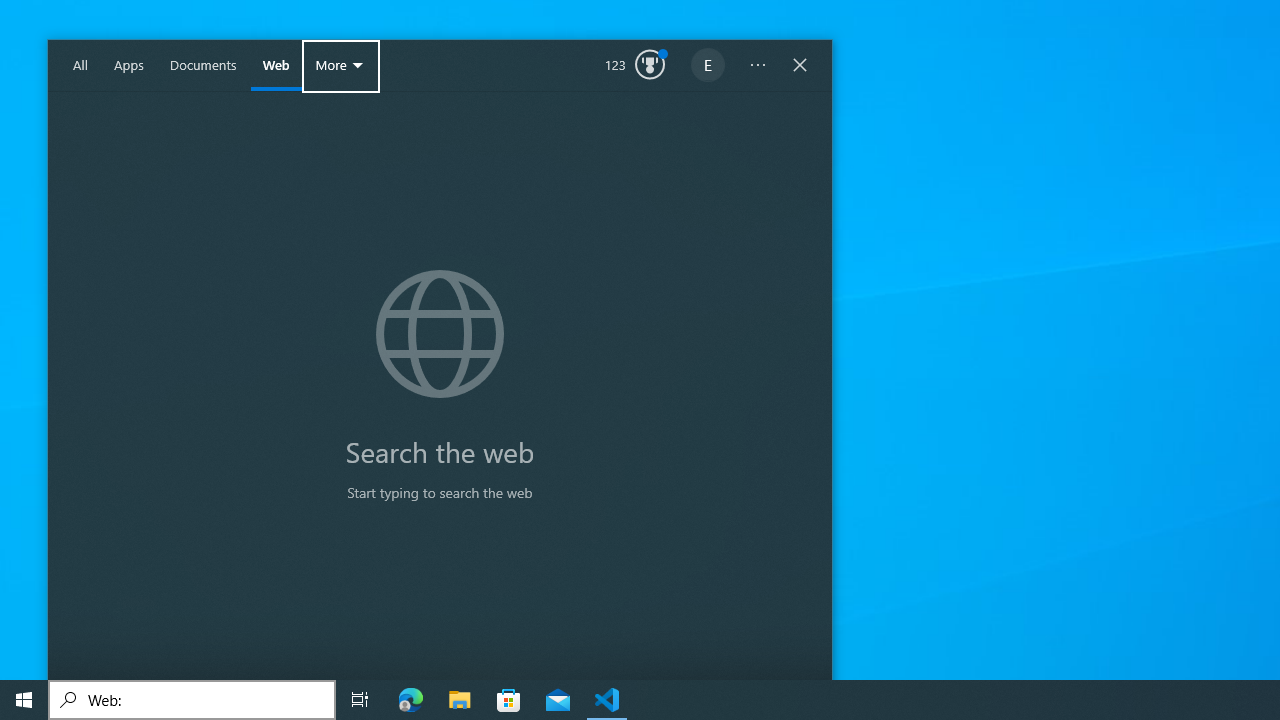 The image size is (1280, 720). I want to click on 'Options', so click(757, 65).